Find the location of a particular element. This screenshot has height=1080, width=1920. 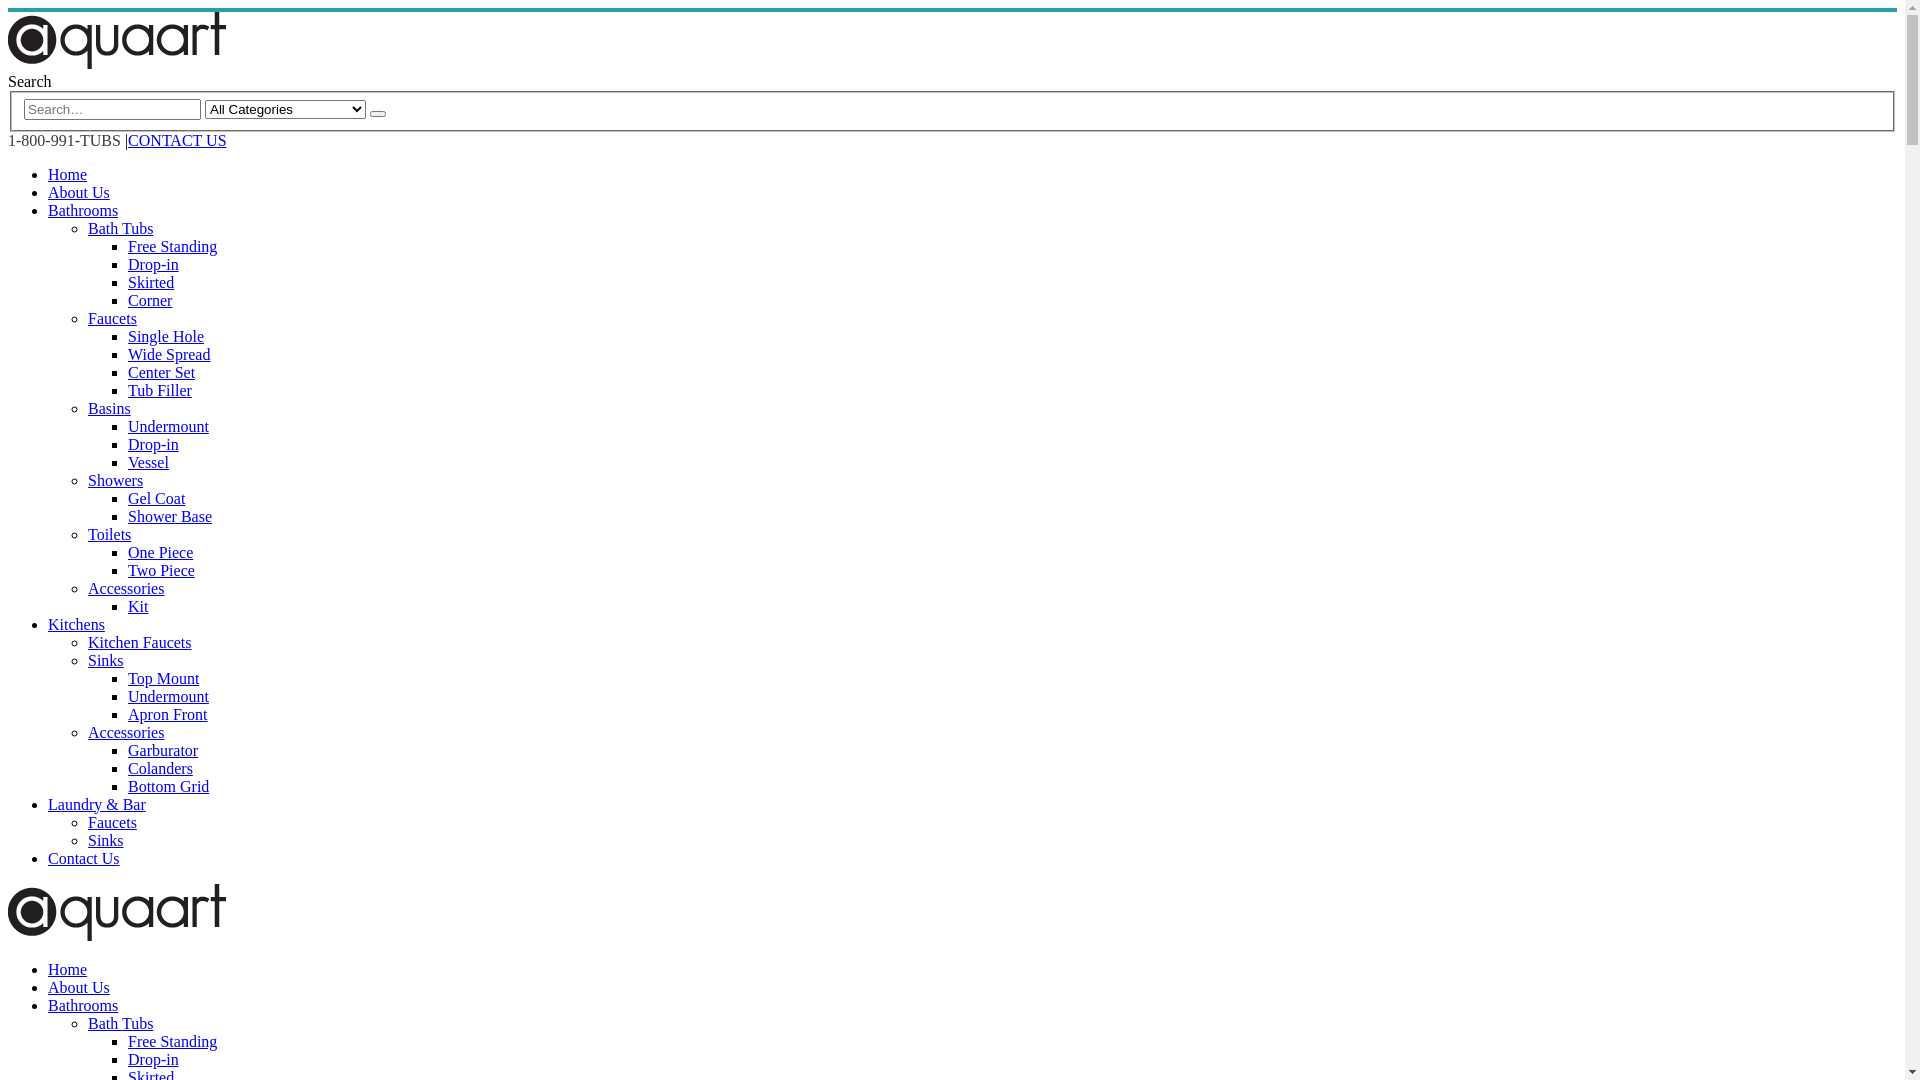

'Free Standing' is located at coordinates (172, 1040).